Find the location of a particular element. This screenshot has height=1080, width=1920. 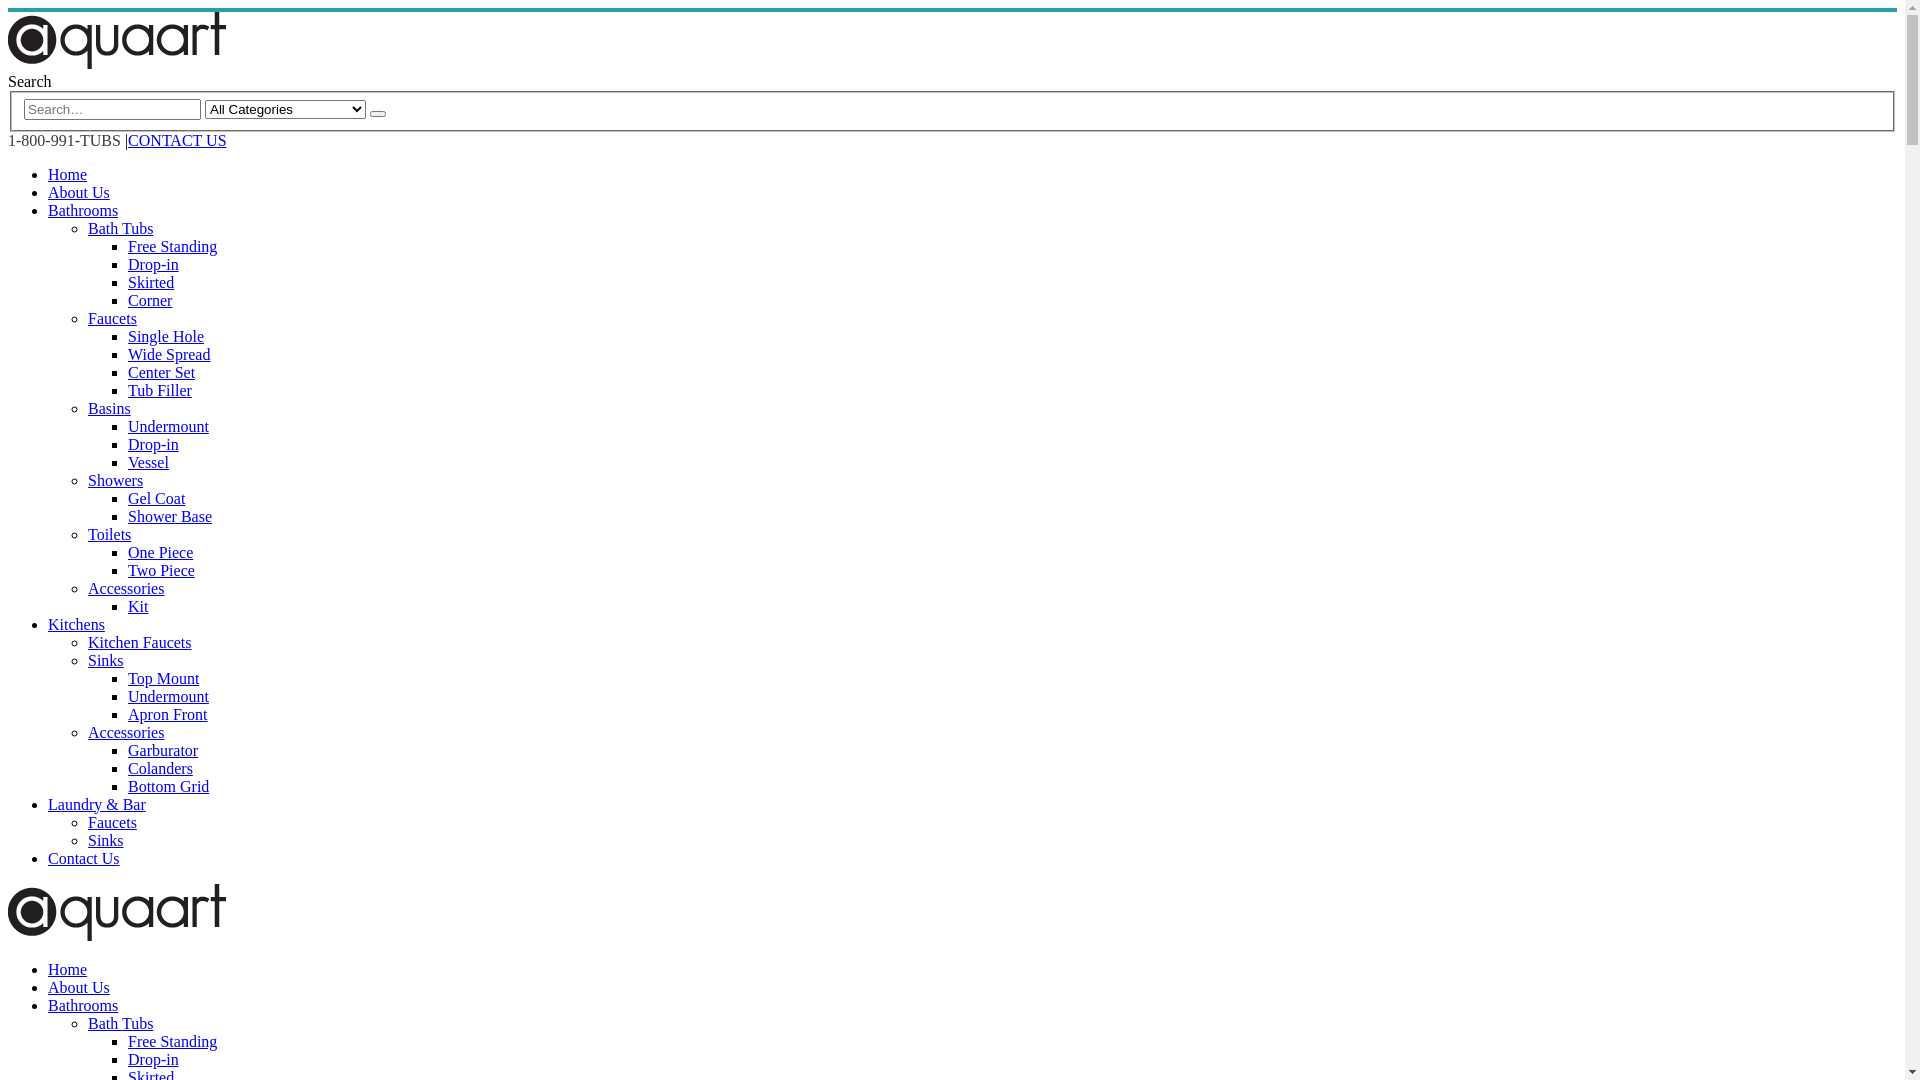

'Free Standing' is located at coordinates (172, 1040).